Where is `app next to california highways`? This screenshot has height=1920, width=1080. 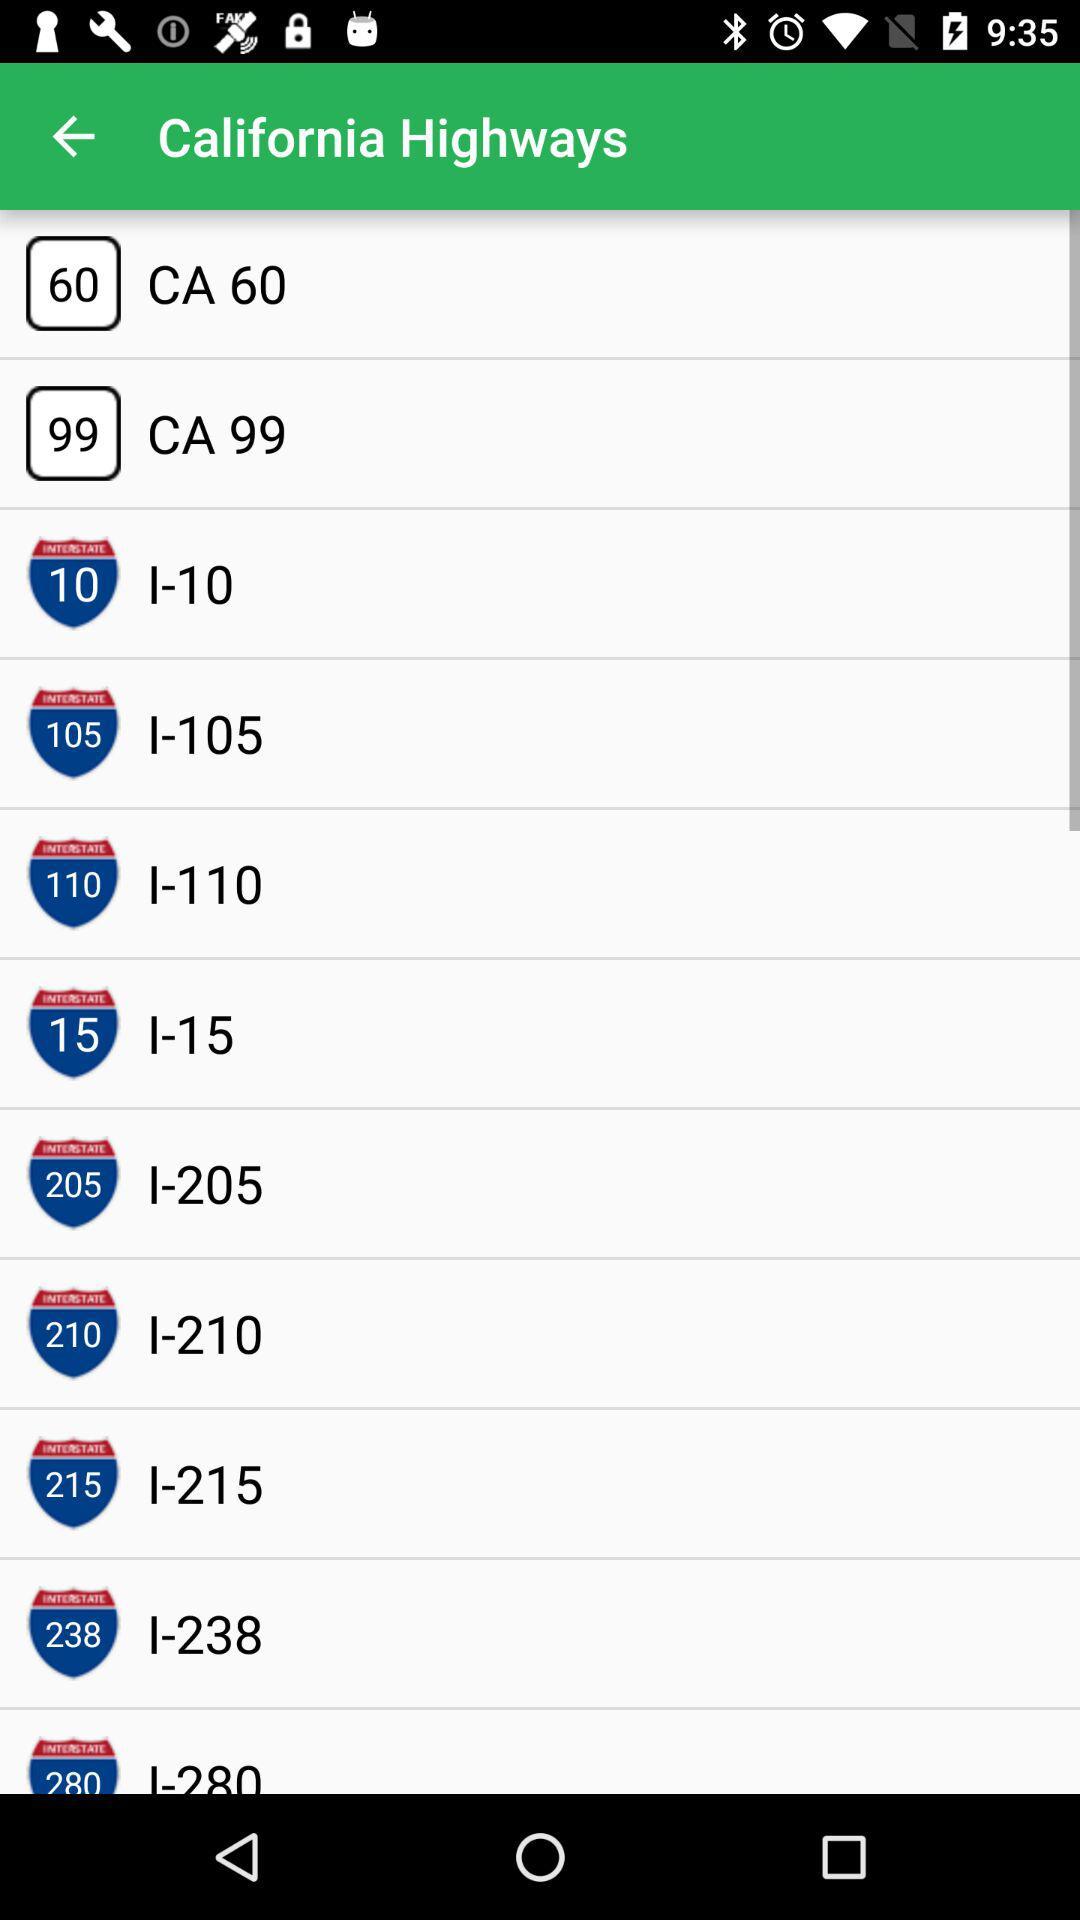 app next to california highways is located at coordinates (72, 135).